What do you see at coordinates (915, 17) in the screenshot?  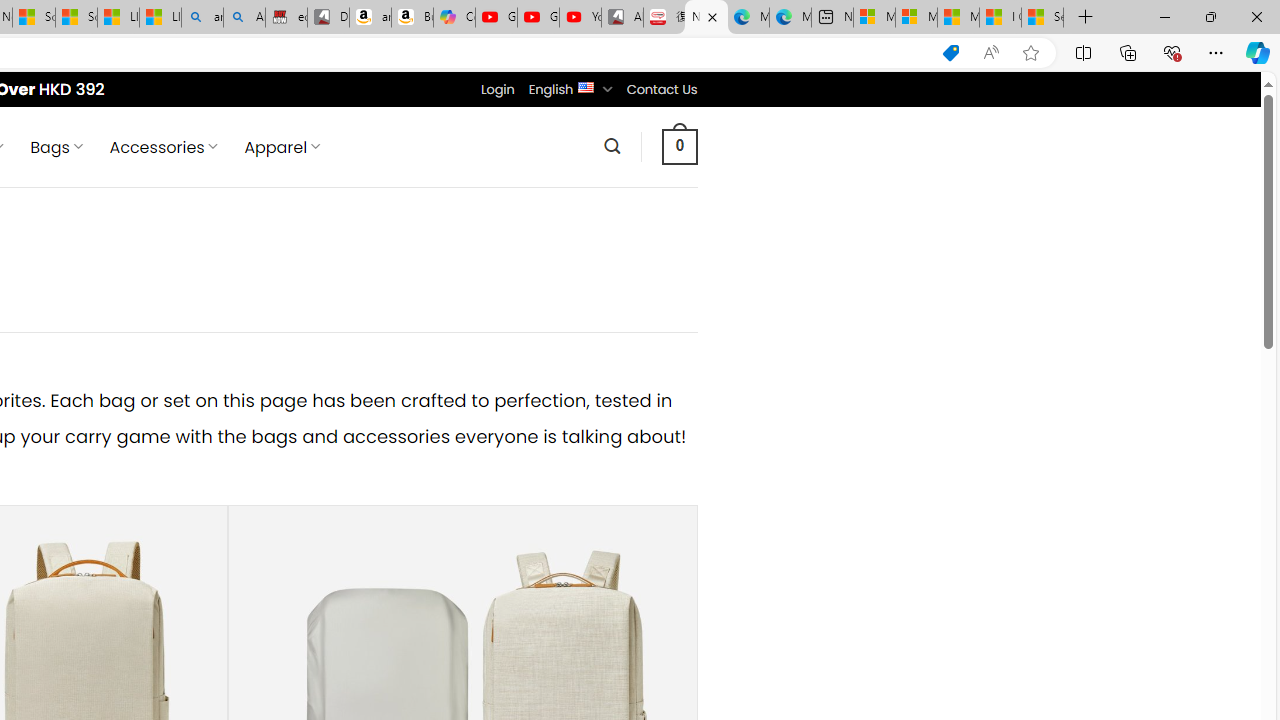 I see `'Microsoft account | Privacy'` at bounding box center [915, 17].